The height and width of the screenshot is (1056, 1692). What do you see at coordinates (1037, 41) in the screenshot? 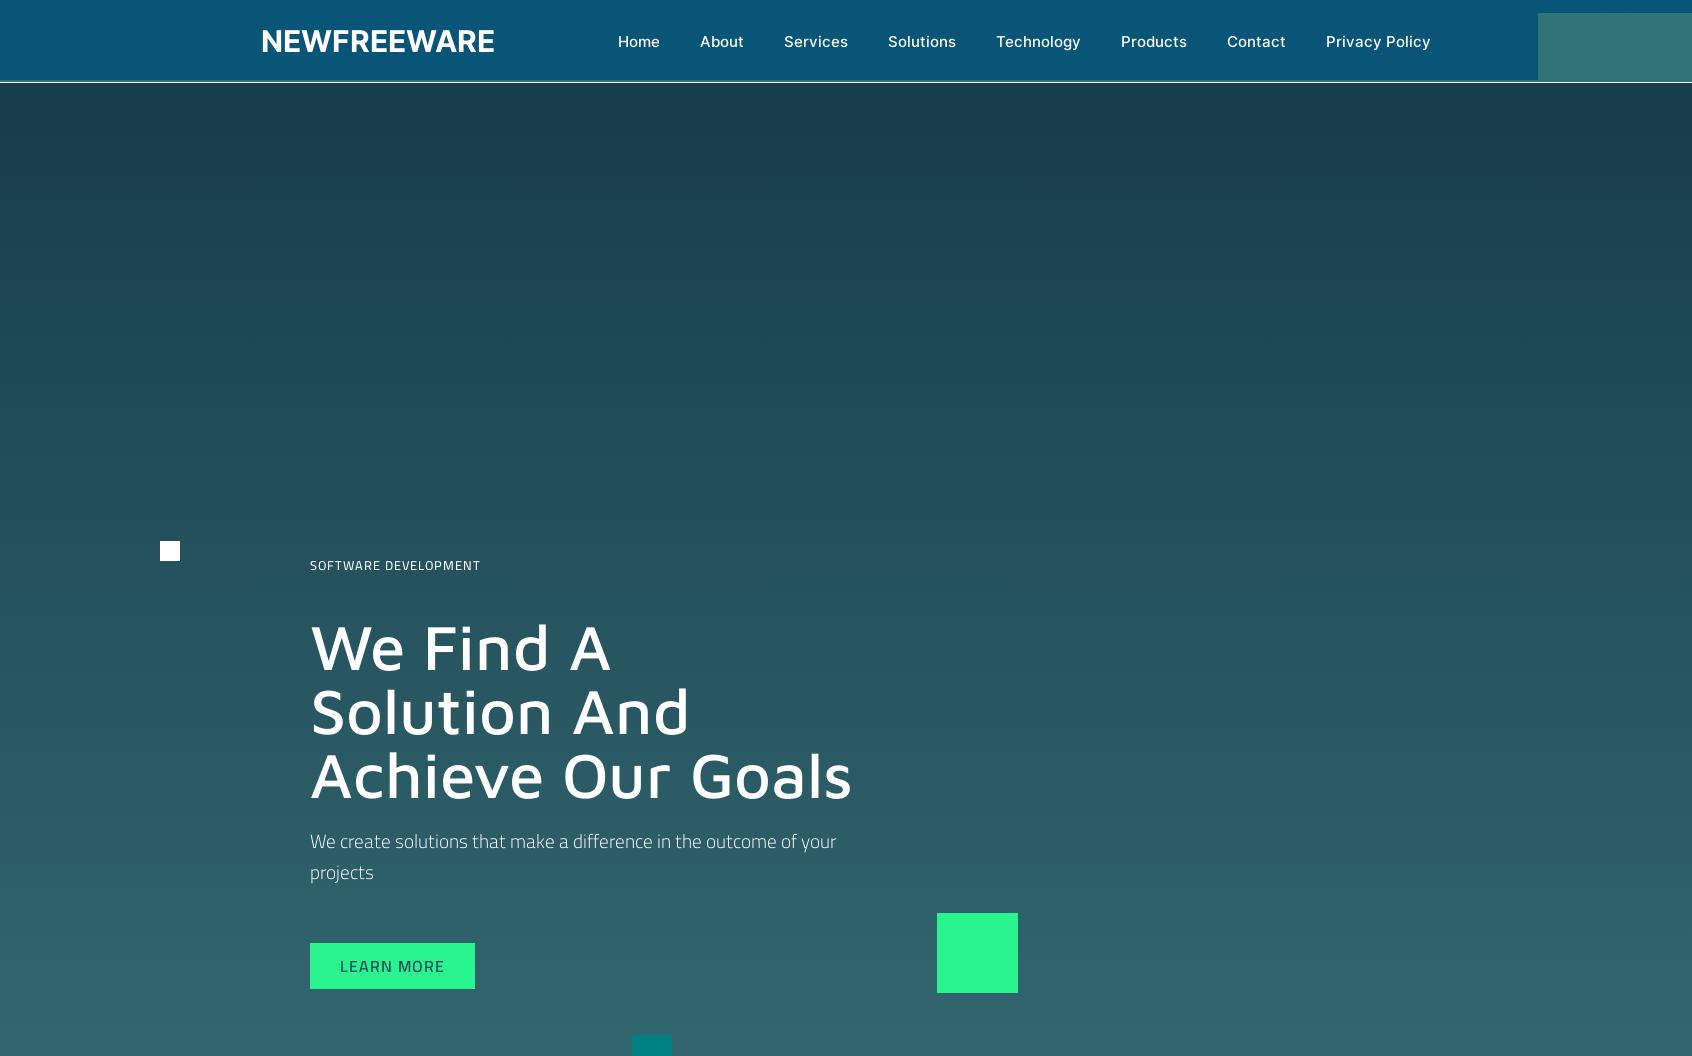
I see `'Technology'` at bounding box center [1037, 41].